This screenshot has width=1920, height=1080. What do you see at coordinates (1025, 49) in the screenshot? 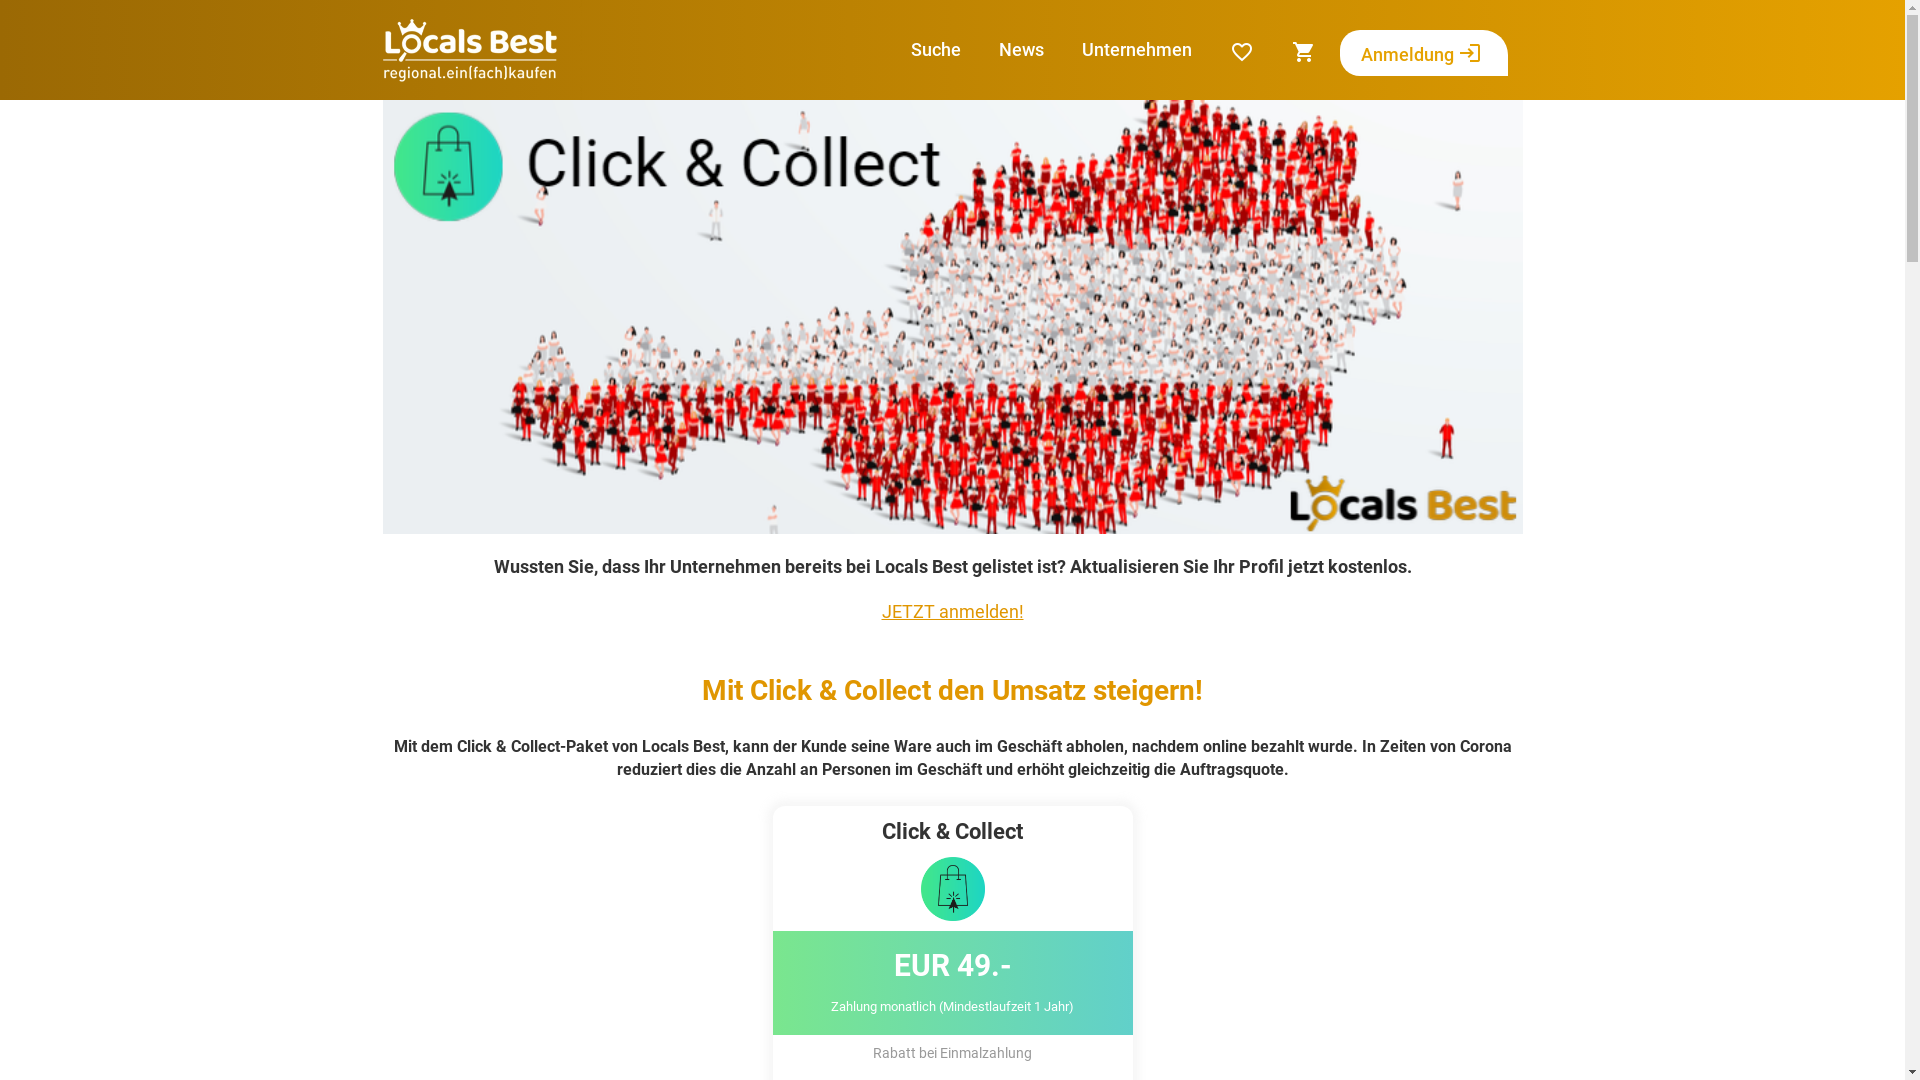
I see `'News'` at bounding box center [1025, 49].